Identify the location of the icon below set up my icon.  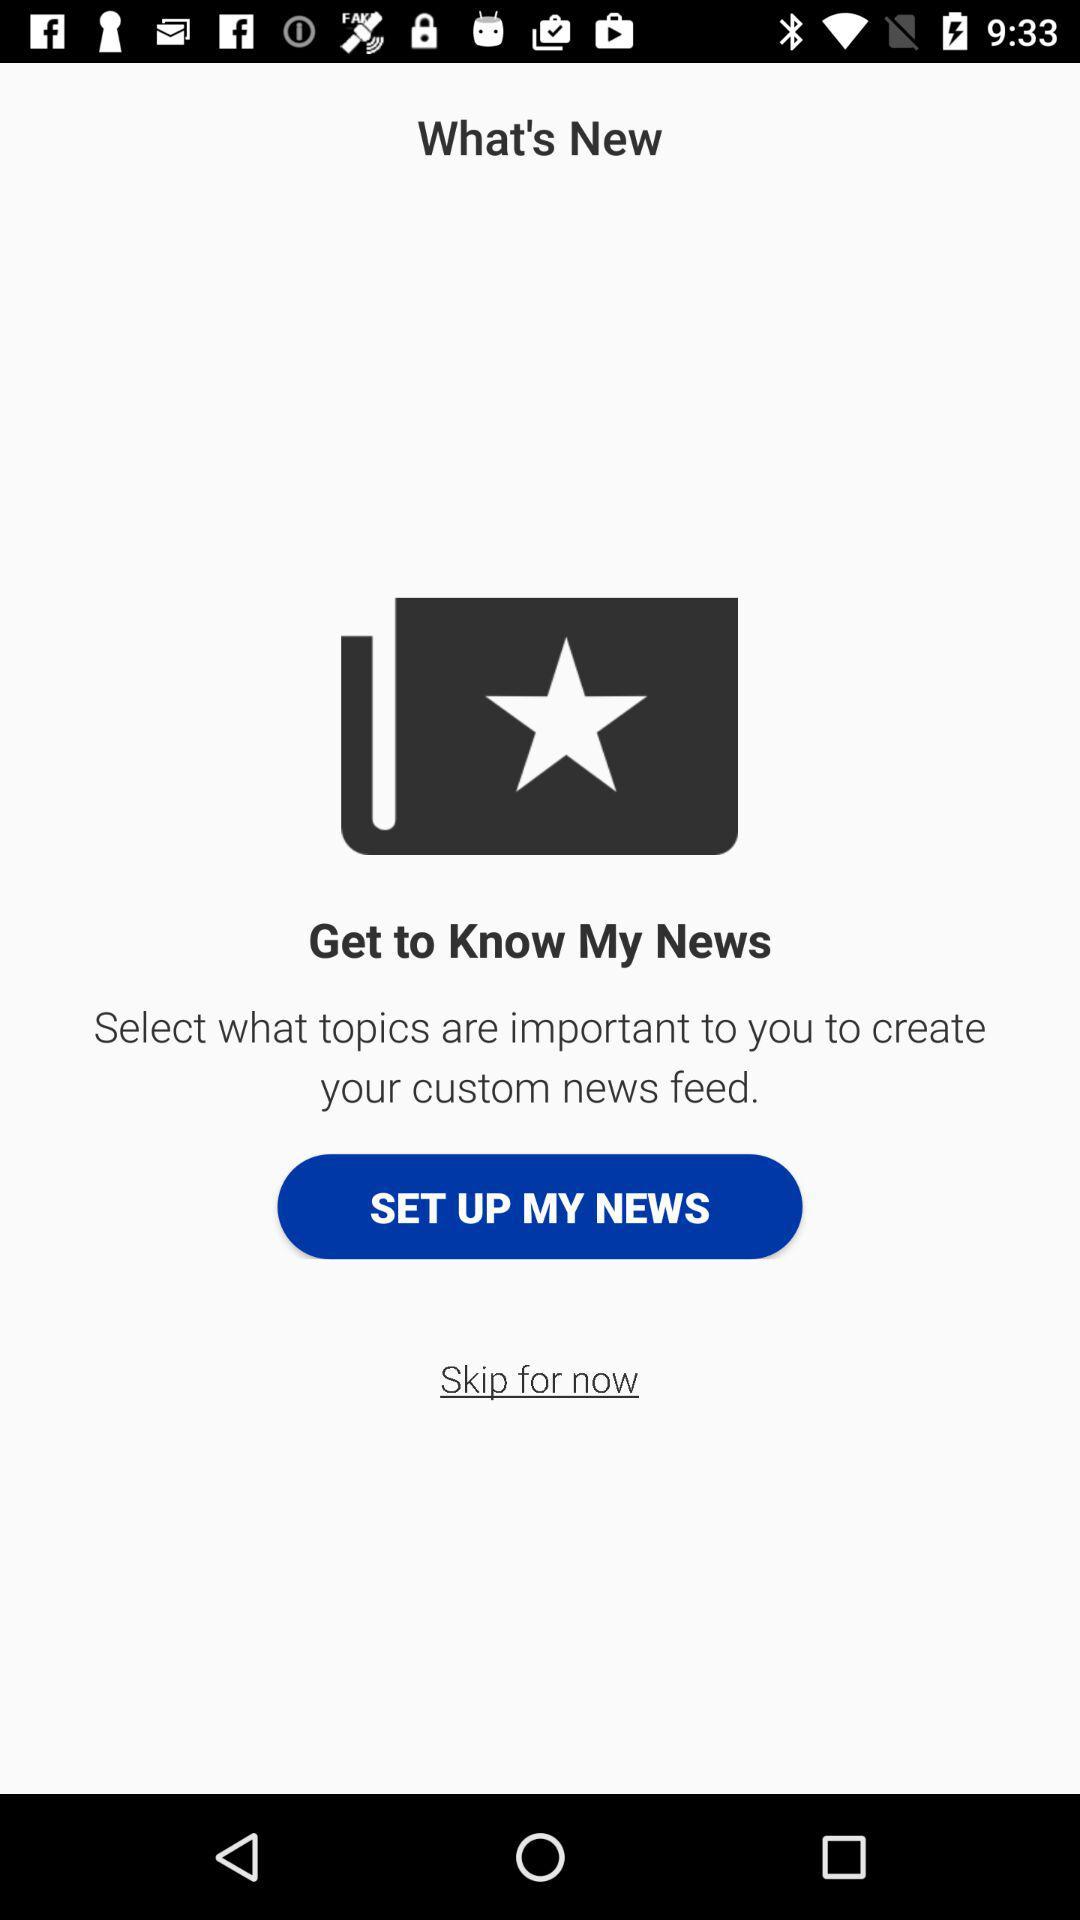
(538, 1377).